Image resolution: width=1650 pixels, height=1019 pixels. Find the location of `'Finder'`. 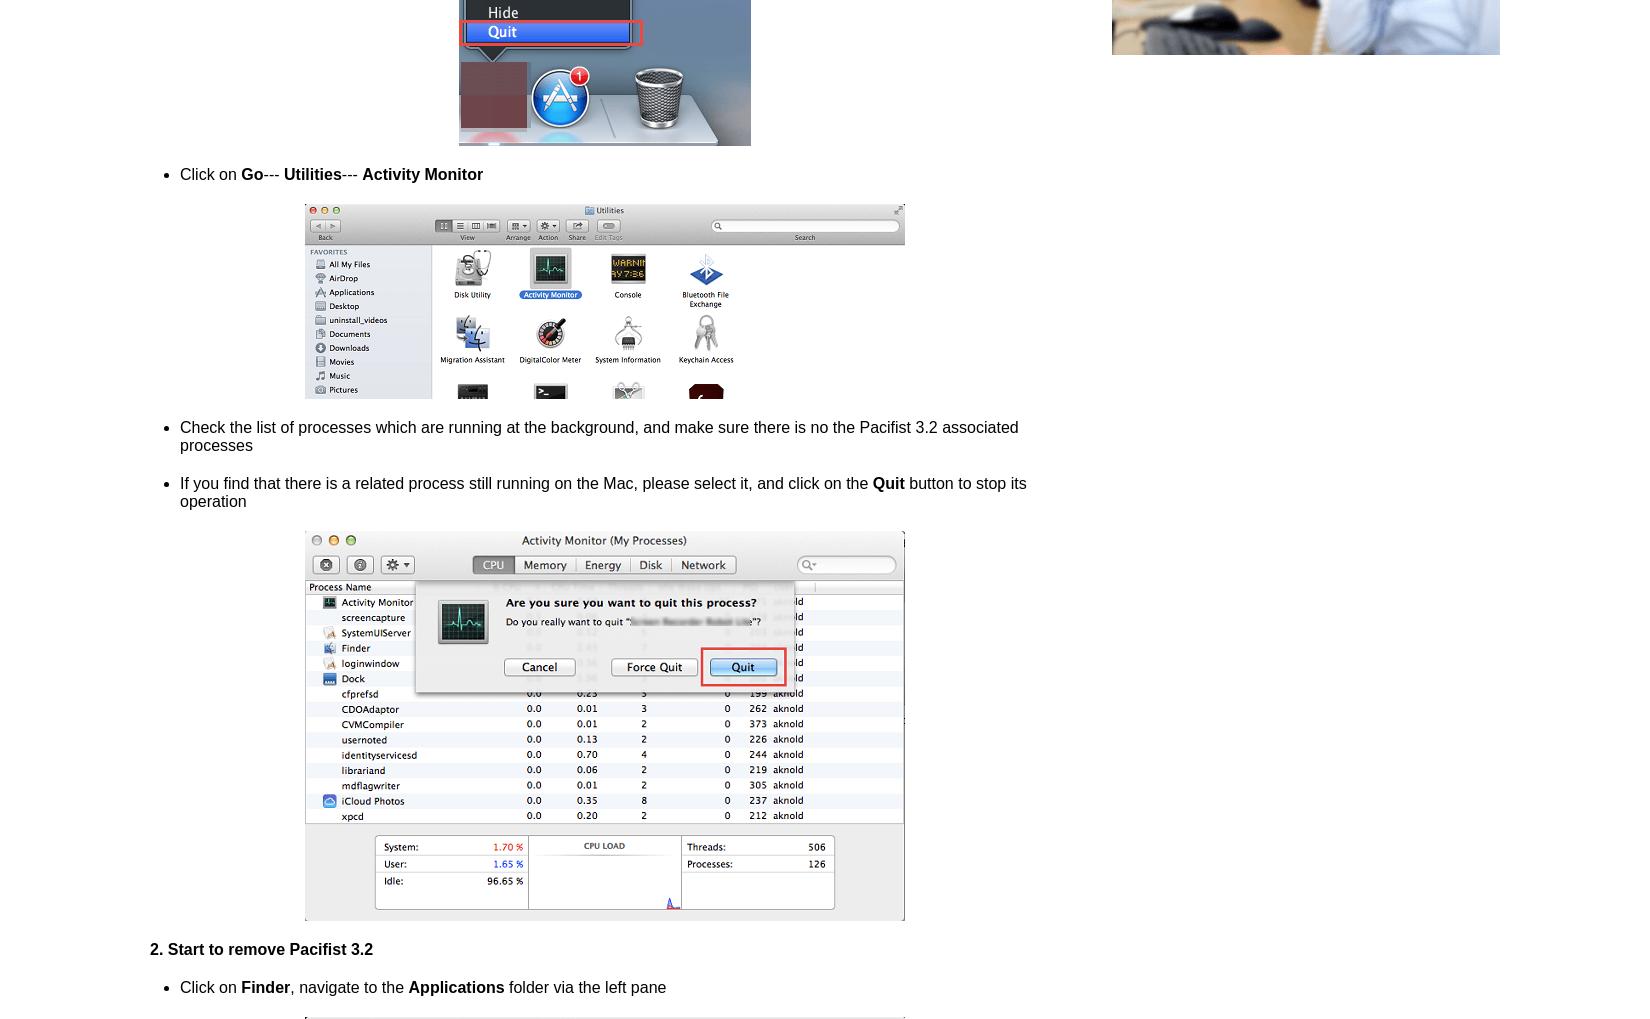

'Finder' is located at coordinates (265, 987).